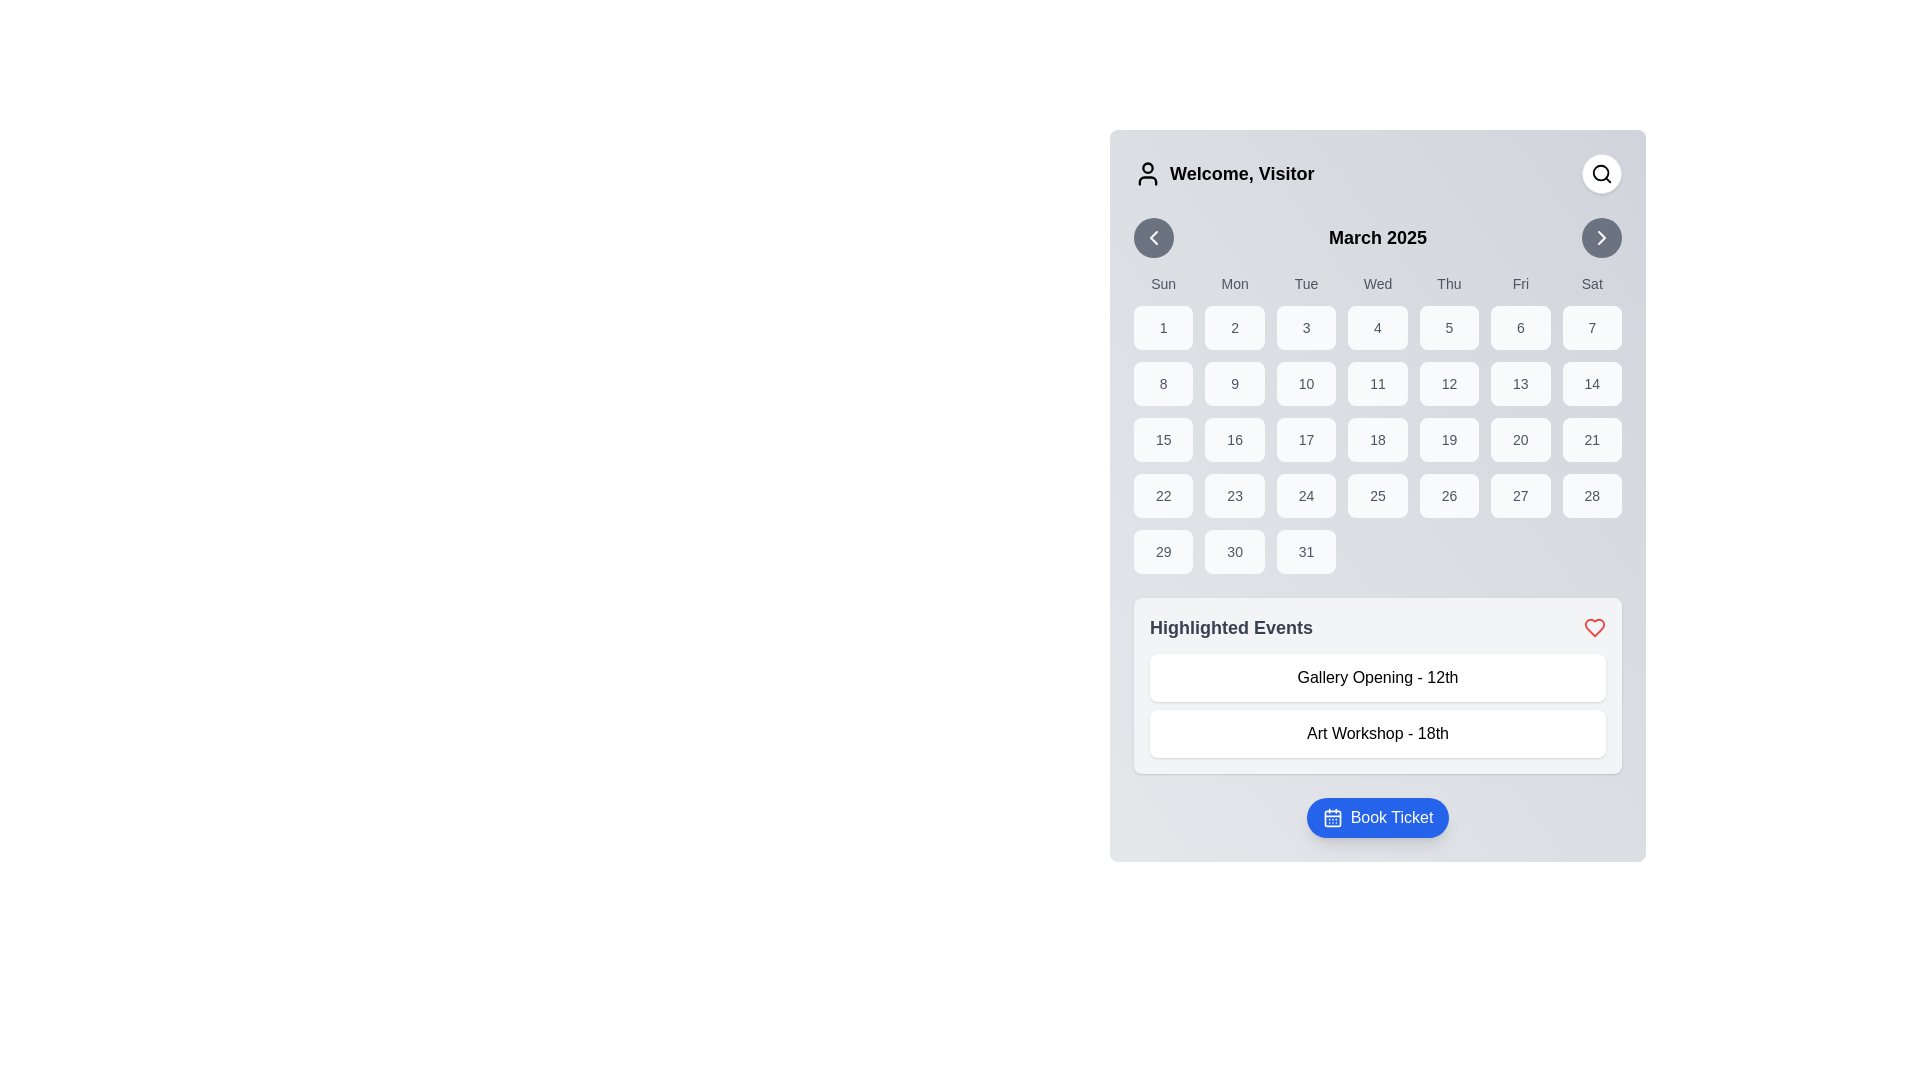 Image resolution: width=1920 pixels, height=1080 pixels. I want to click on the static label displaying the text 'Mon', which is the second item in the row of weekday labels between 'Sun' and 'Tue', so click(1234, 284).